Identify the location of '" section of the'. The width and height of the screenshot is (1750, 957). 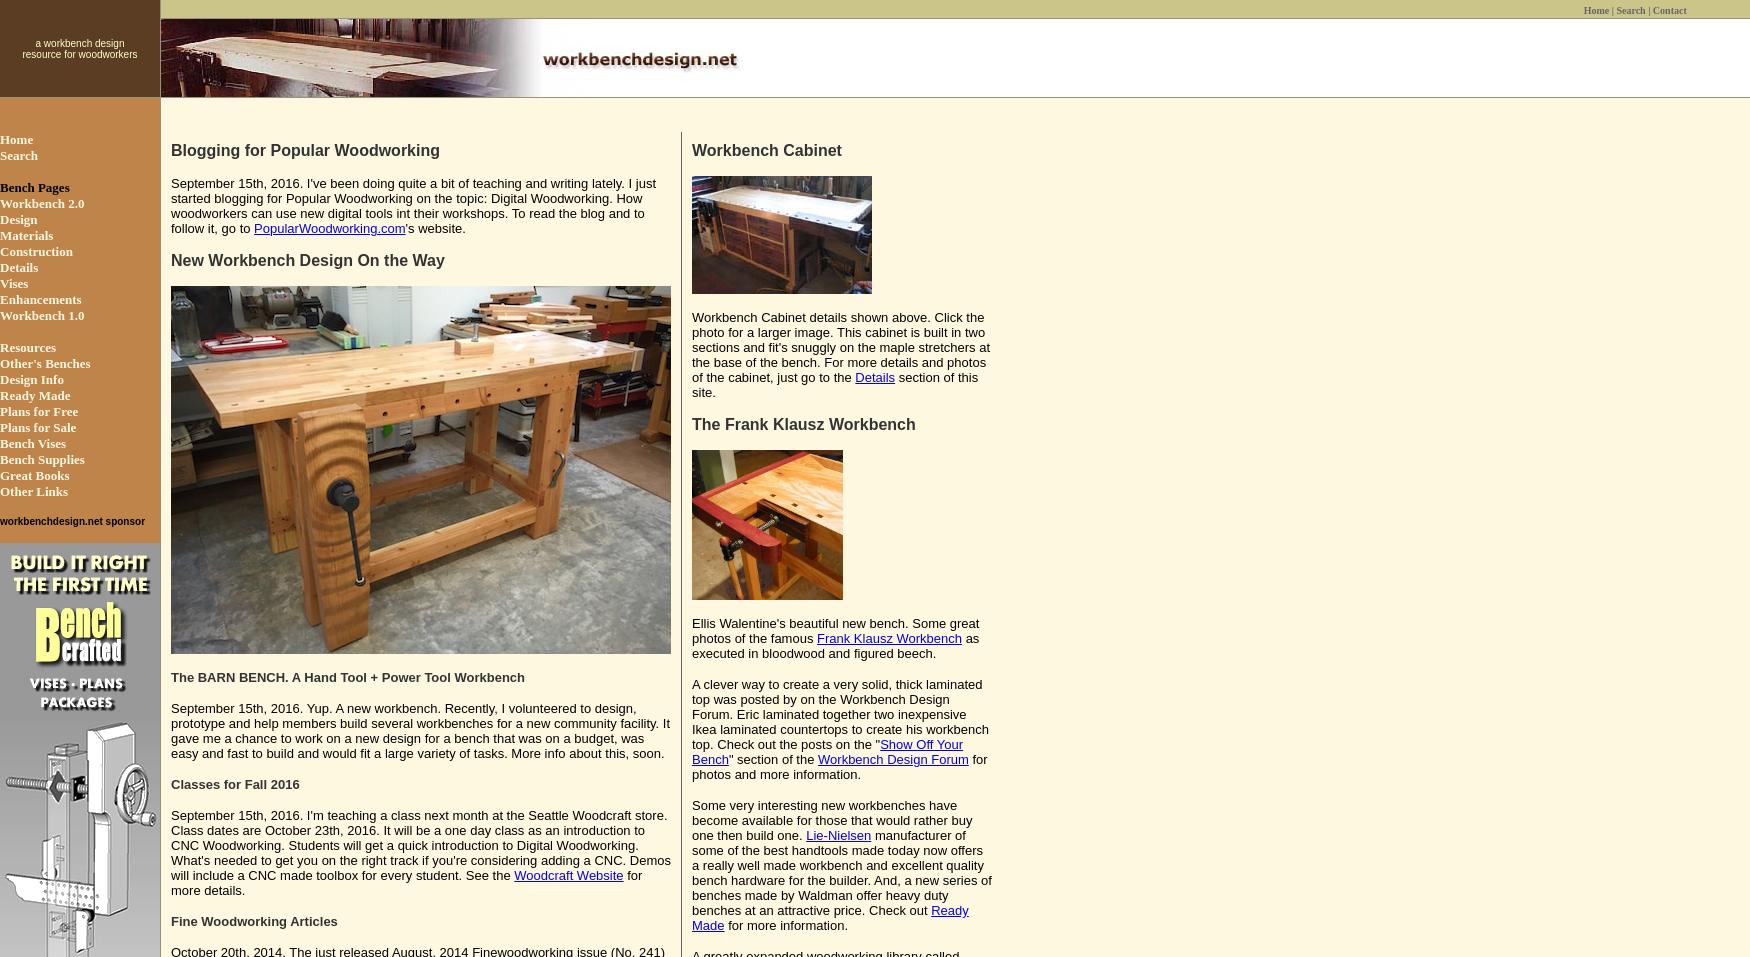
(771, 759).